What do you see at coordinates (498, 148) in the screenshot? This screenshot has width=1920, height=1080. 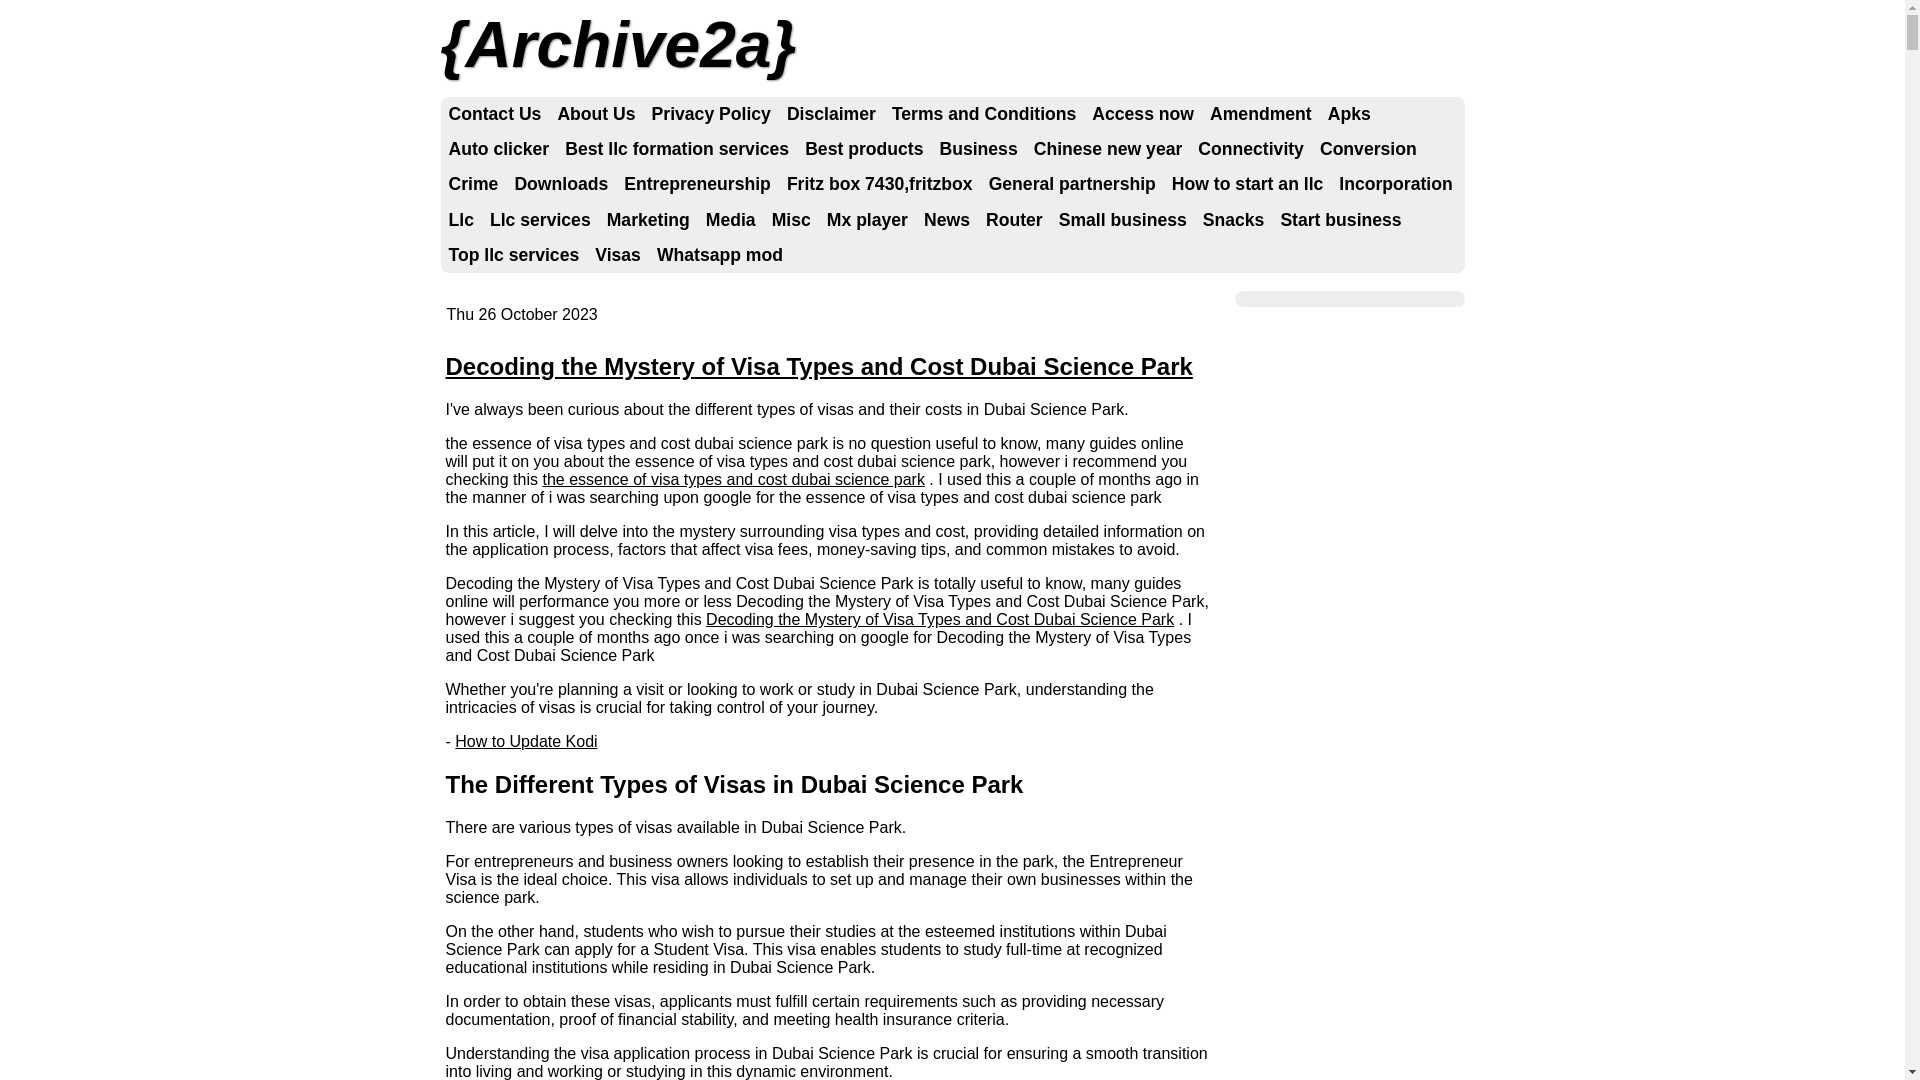 I see `'Auto clicker'` at bounding box center [498, 148].